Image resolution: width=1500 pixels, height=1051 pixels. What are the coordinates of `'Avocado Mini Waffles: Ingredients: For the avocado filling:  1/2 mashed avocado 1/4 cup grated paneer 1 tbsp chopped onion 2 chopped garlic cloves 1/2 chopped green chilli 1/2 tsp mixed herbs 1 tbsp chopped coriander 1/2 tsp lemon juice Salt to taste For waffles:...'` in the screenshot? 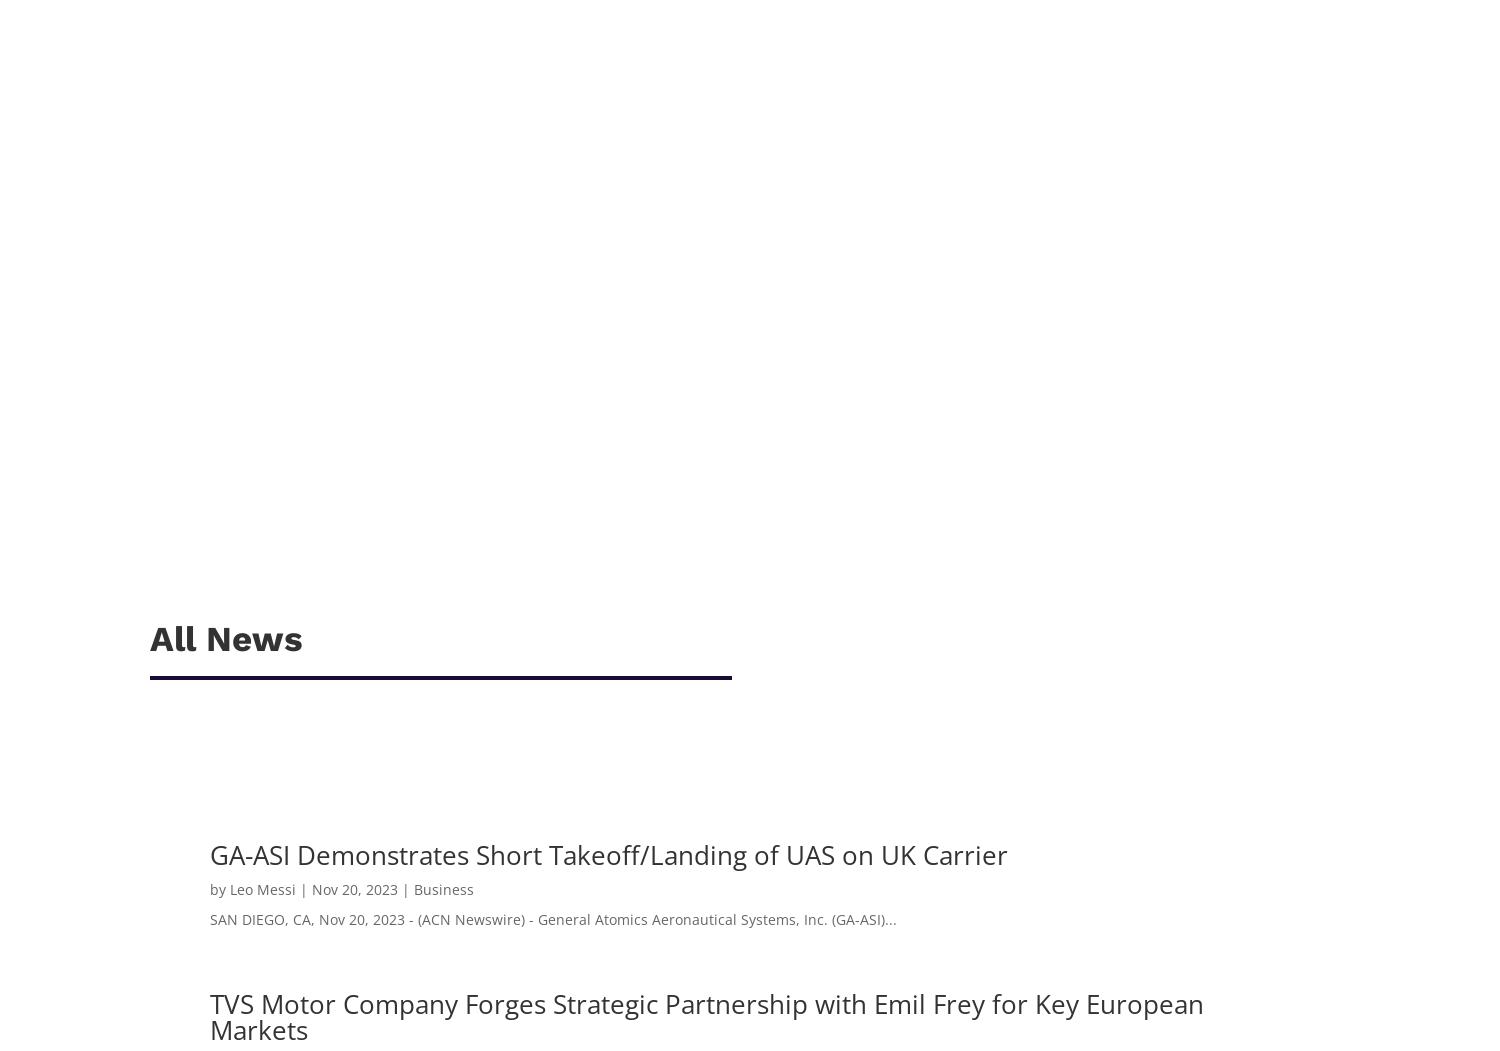 It's located at (588, 146).